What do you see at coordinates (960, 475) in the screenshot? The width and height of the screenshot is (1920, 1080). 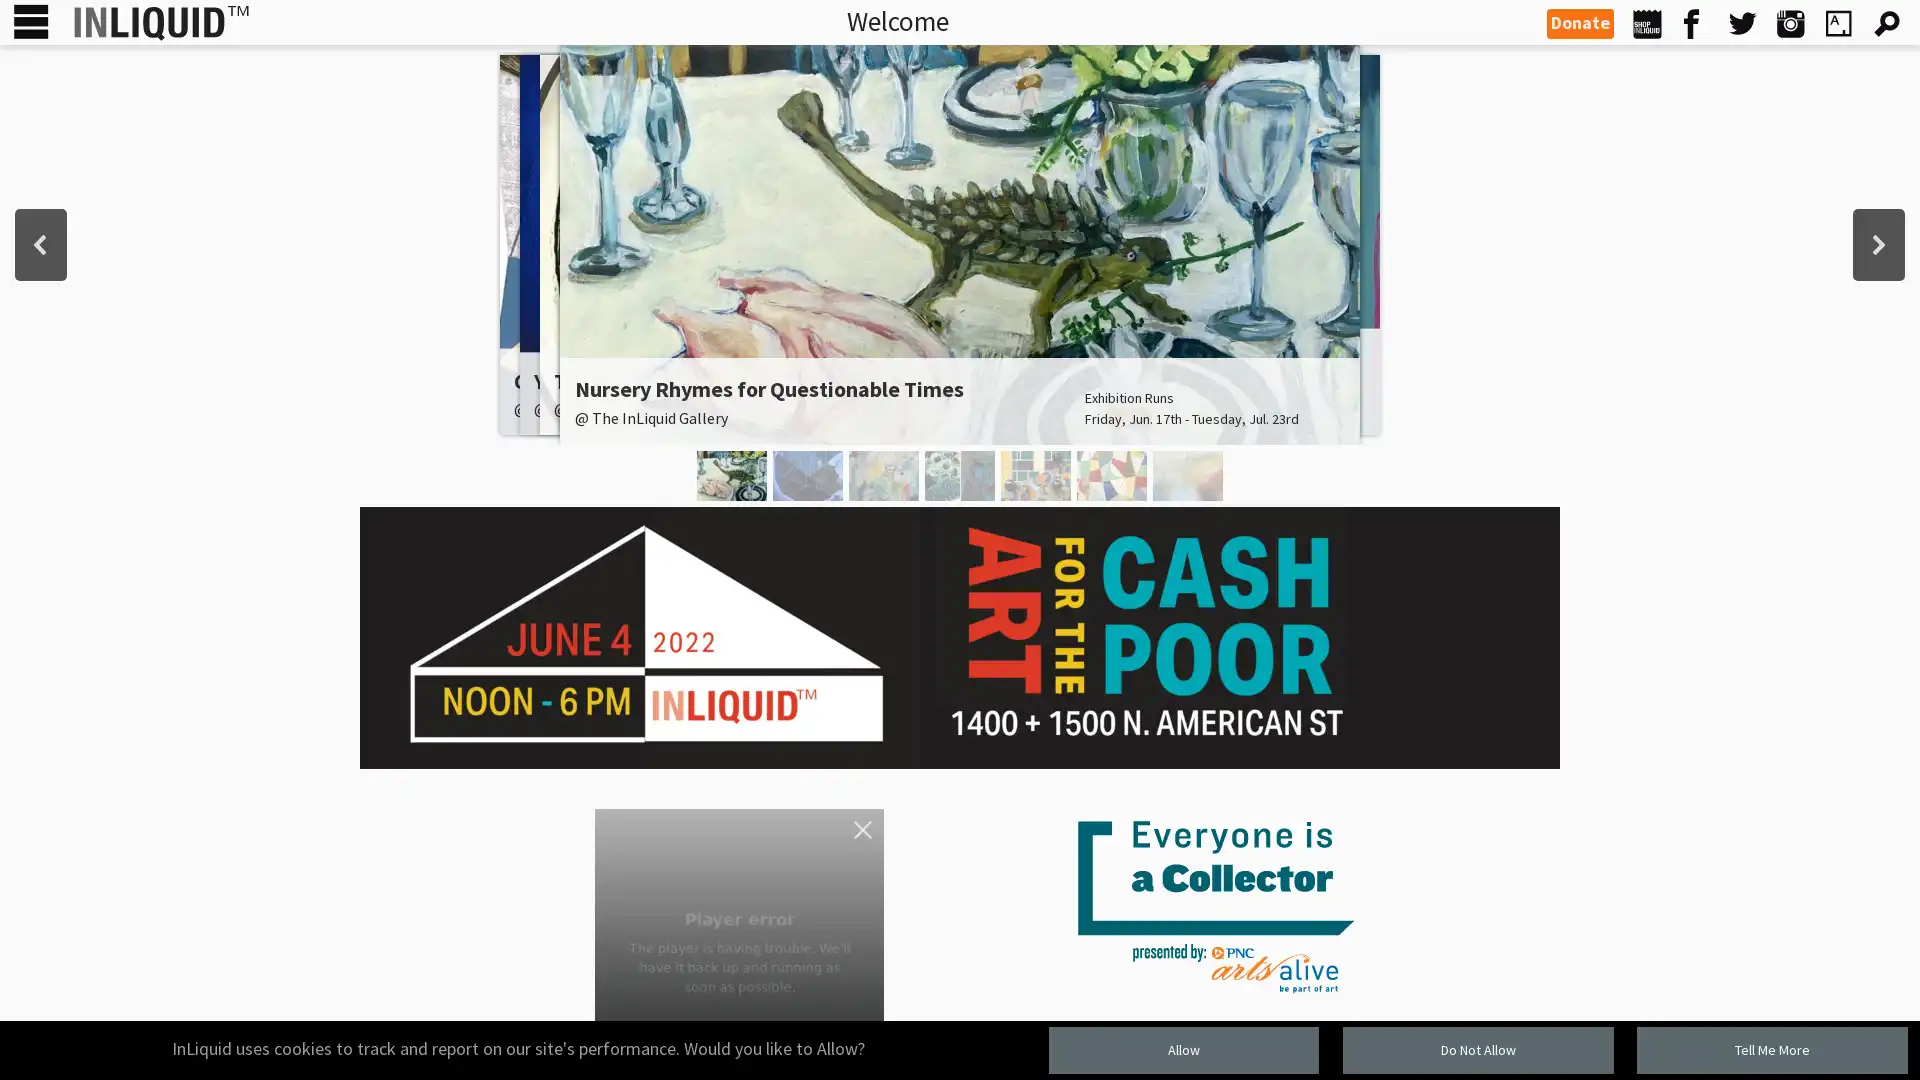 I see `Textural Geometries` at bounding box center [960, 475].